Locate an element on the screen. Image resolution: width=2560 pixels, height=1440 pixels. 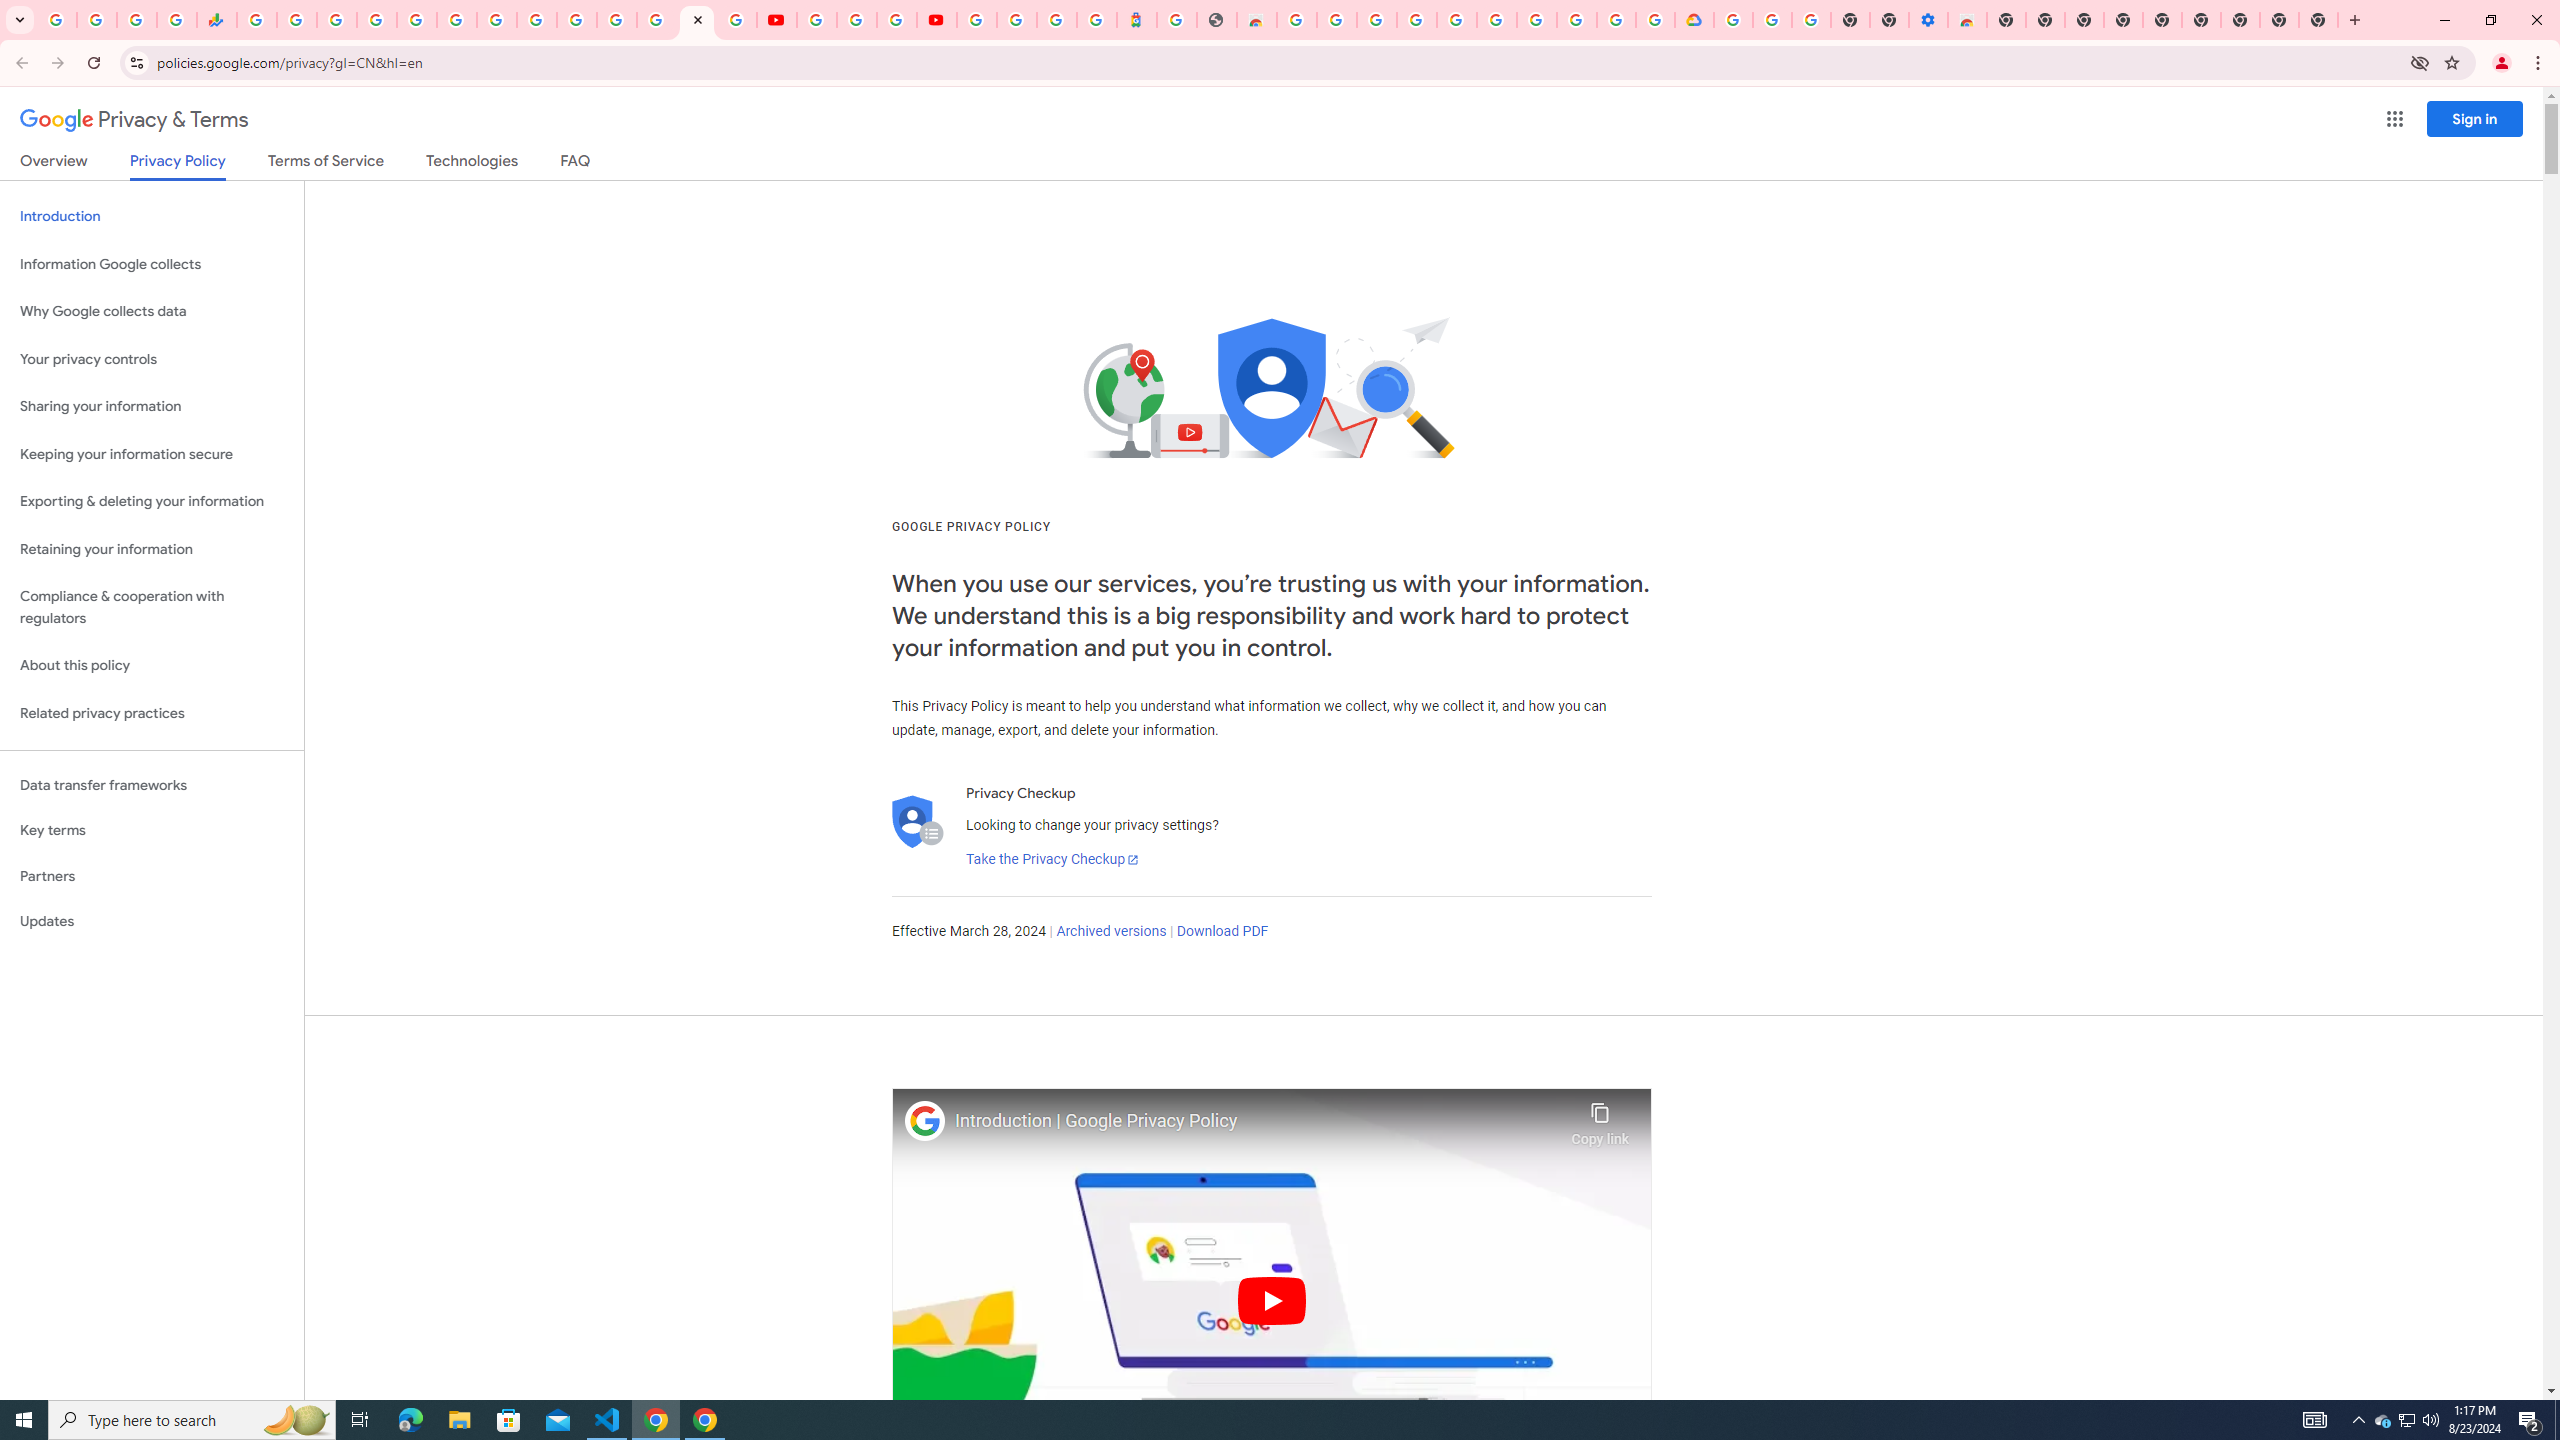
'System' is located at coordinates (11, 9).